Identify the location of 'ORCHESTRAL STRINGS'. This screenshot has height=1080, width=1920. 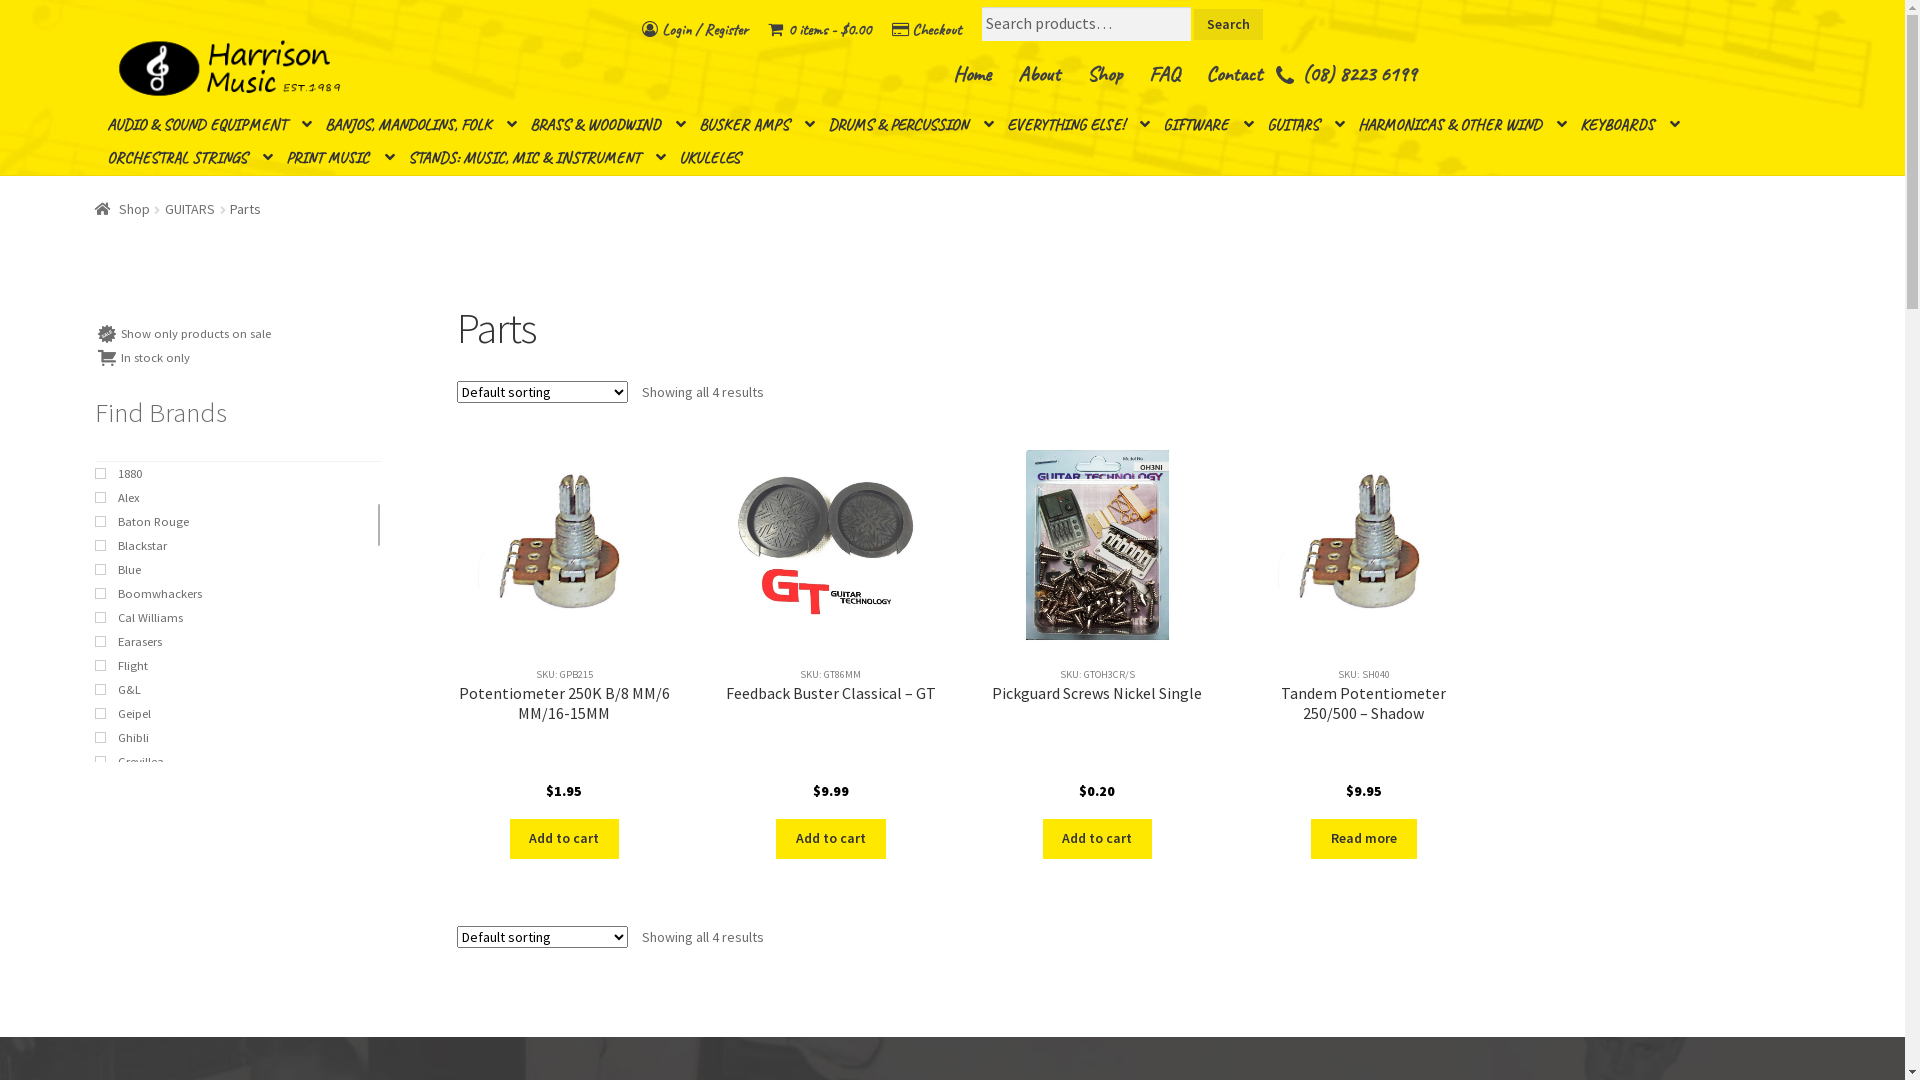
(190, 157).